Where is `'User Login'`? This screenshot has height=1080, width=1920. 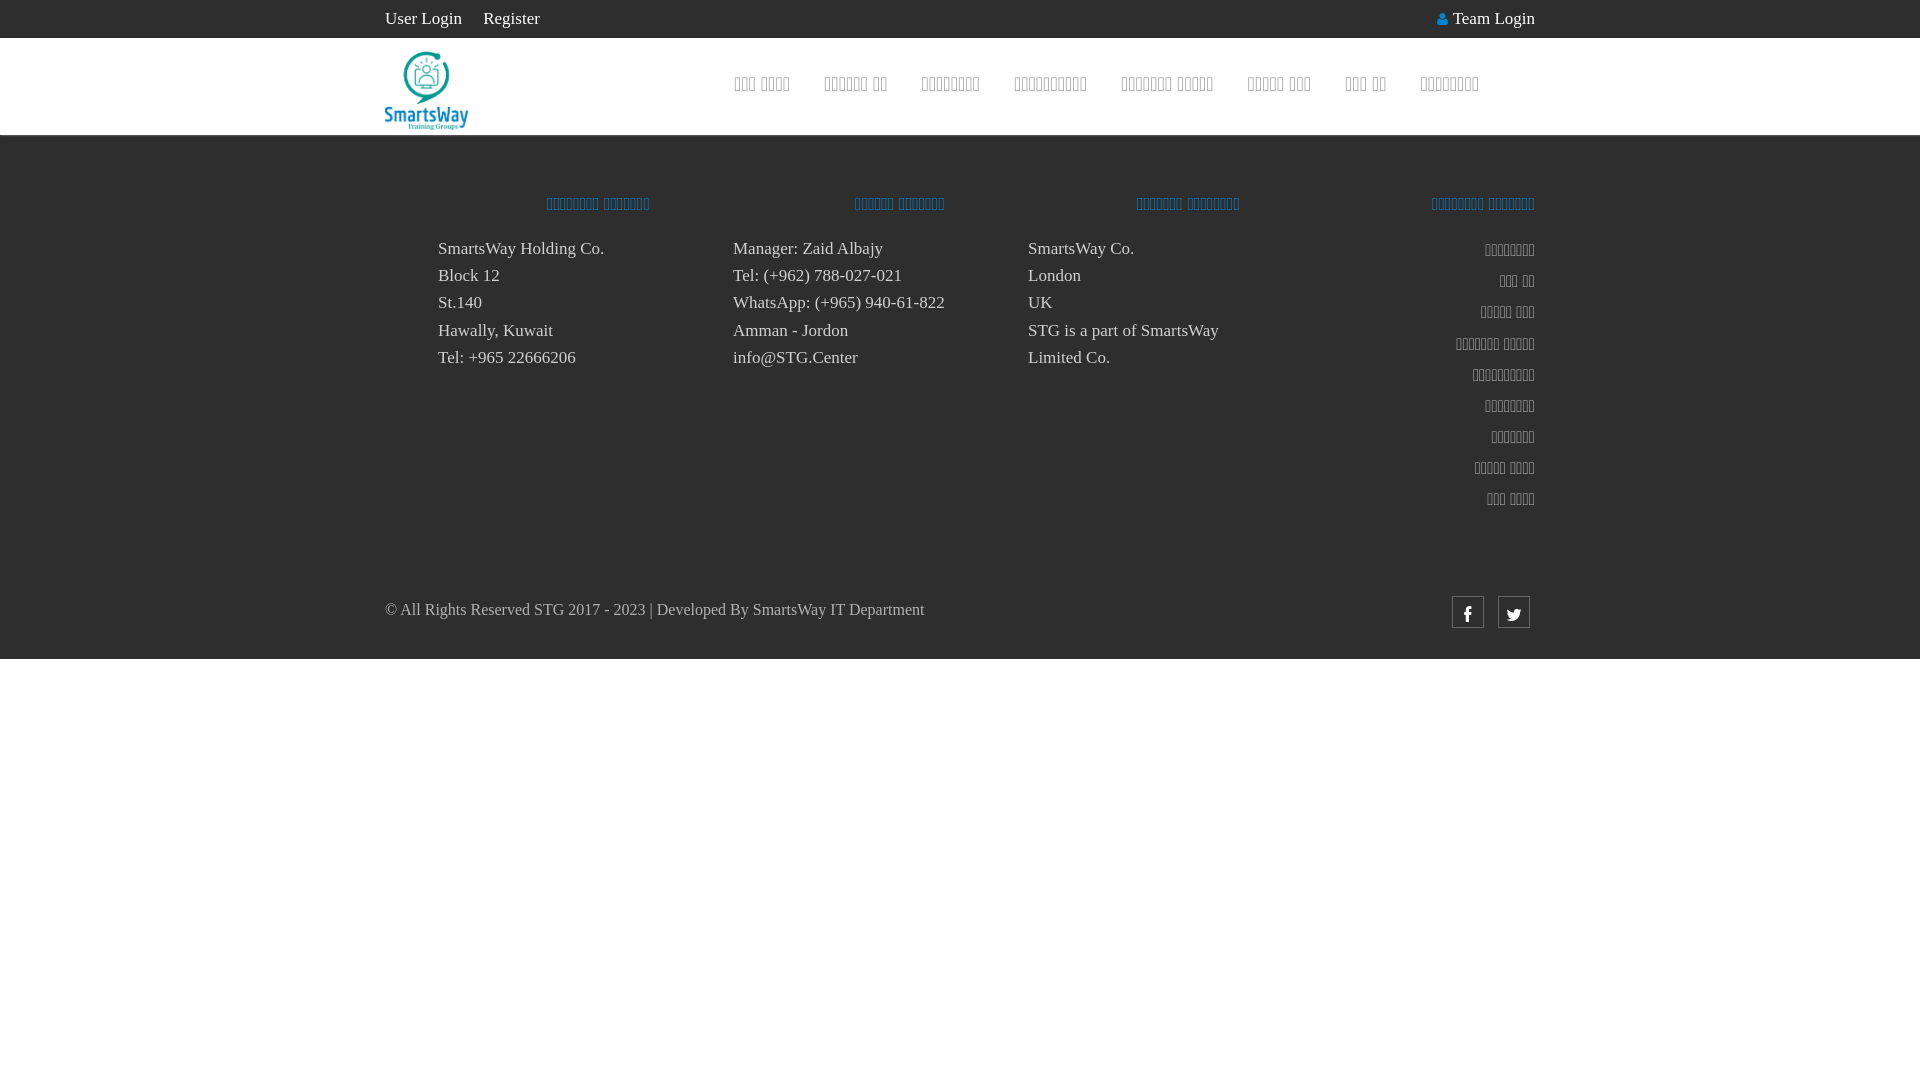
'User Login' is located at coordinates (422, 18).